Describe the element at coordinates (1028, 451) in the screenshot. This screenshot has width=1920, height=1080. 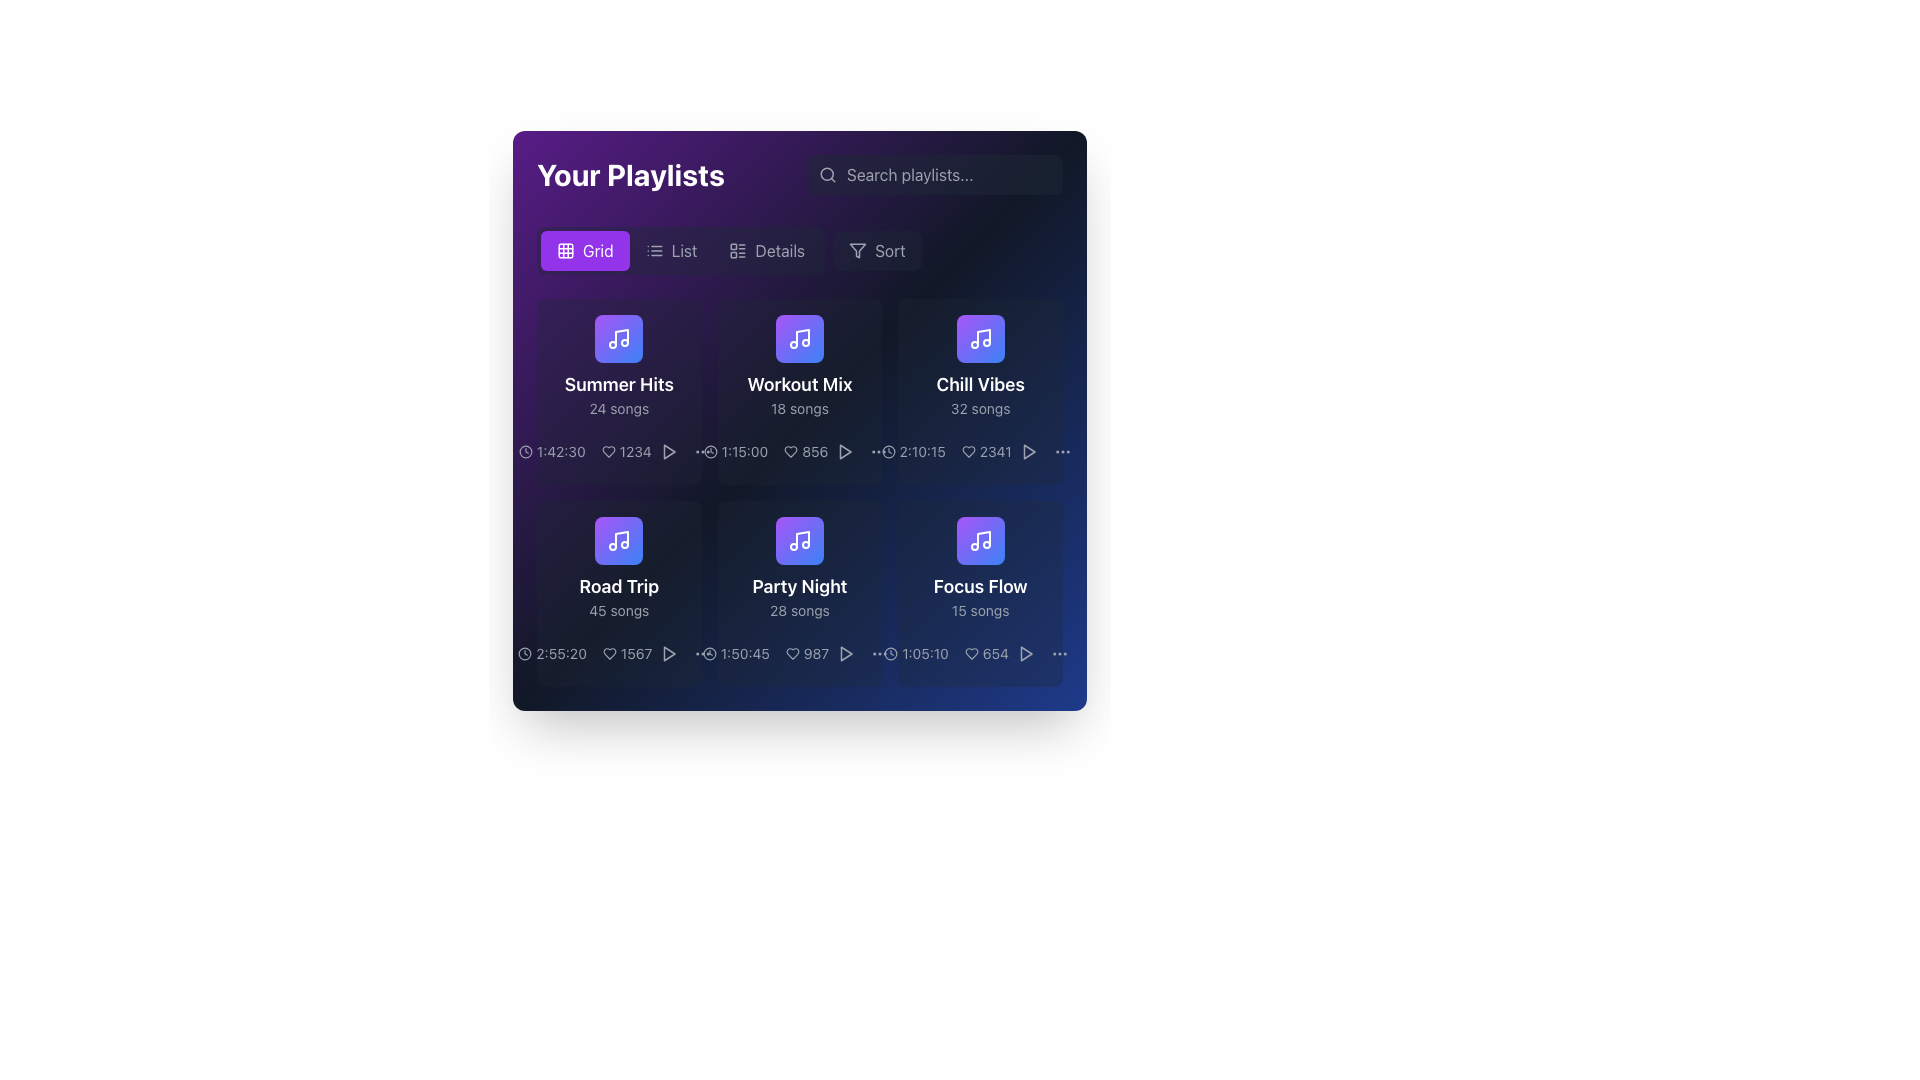
I see `the play button for the 'Chill Vibes' playlist, located to the right of the likes count '2341'` at that location.